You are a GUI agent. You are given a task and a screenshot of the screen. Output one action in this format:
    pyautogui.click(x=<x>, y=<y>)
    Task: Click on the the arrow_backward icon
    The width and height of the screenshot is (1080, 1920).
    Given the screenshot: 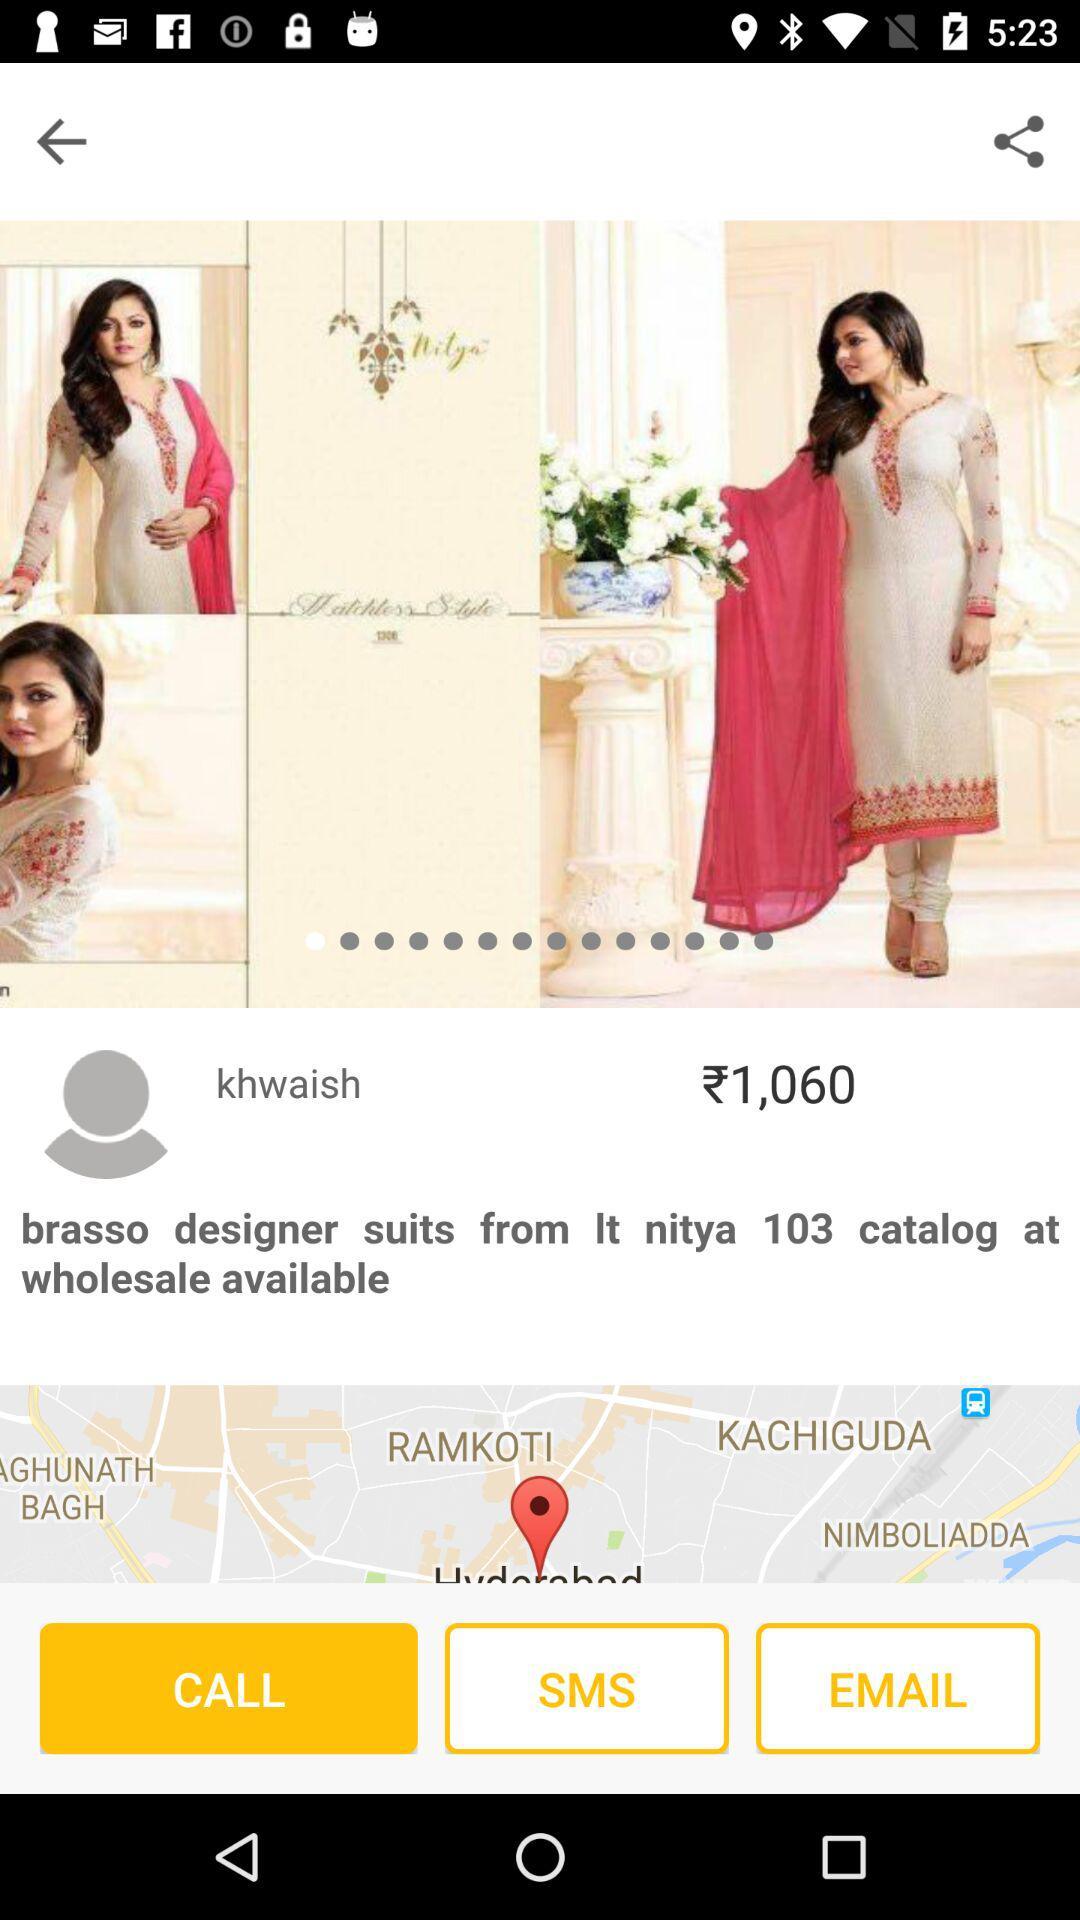 What is the action you would take?
    pyautogui.click(x=60, y=140)
    